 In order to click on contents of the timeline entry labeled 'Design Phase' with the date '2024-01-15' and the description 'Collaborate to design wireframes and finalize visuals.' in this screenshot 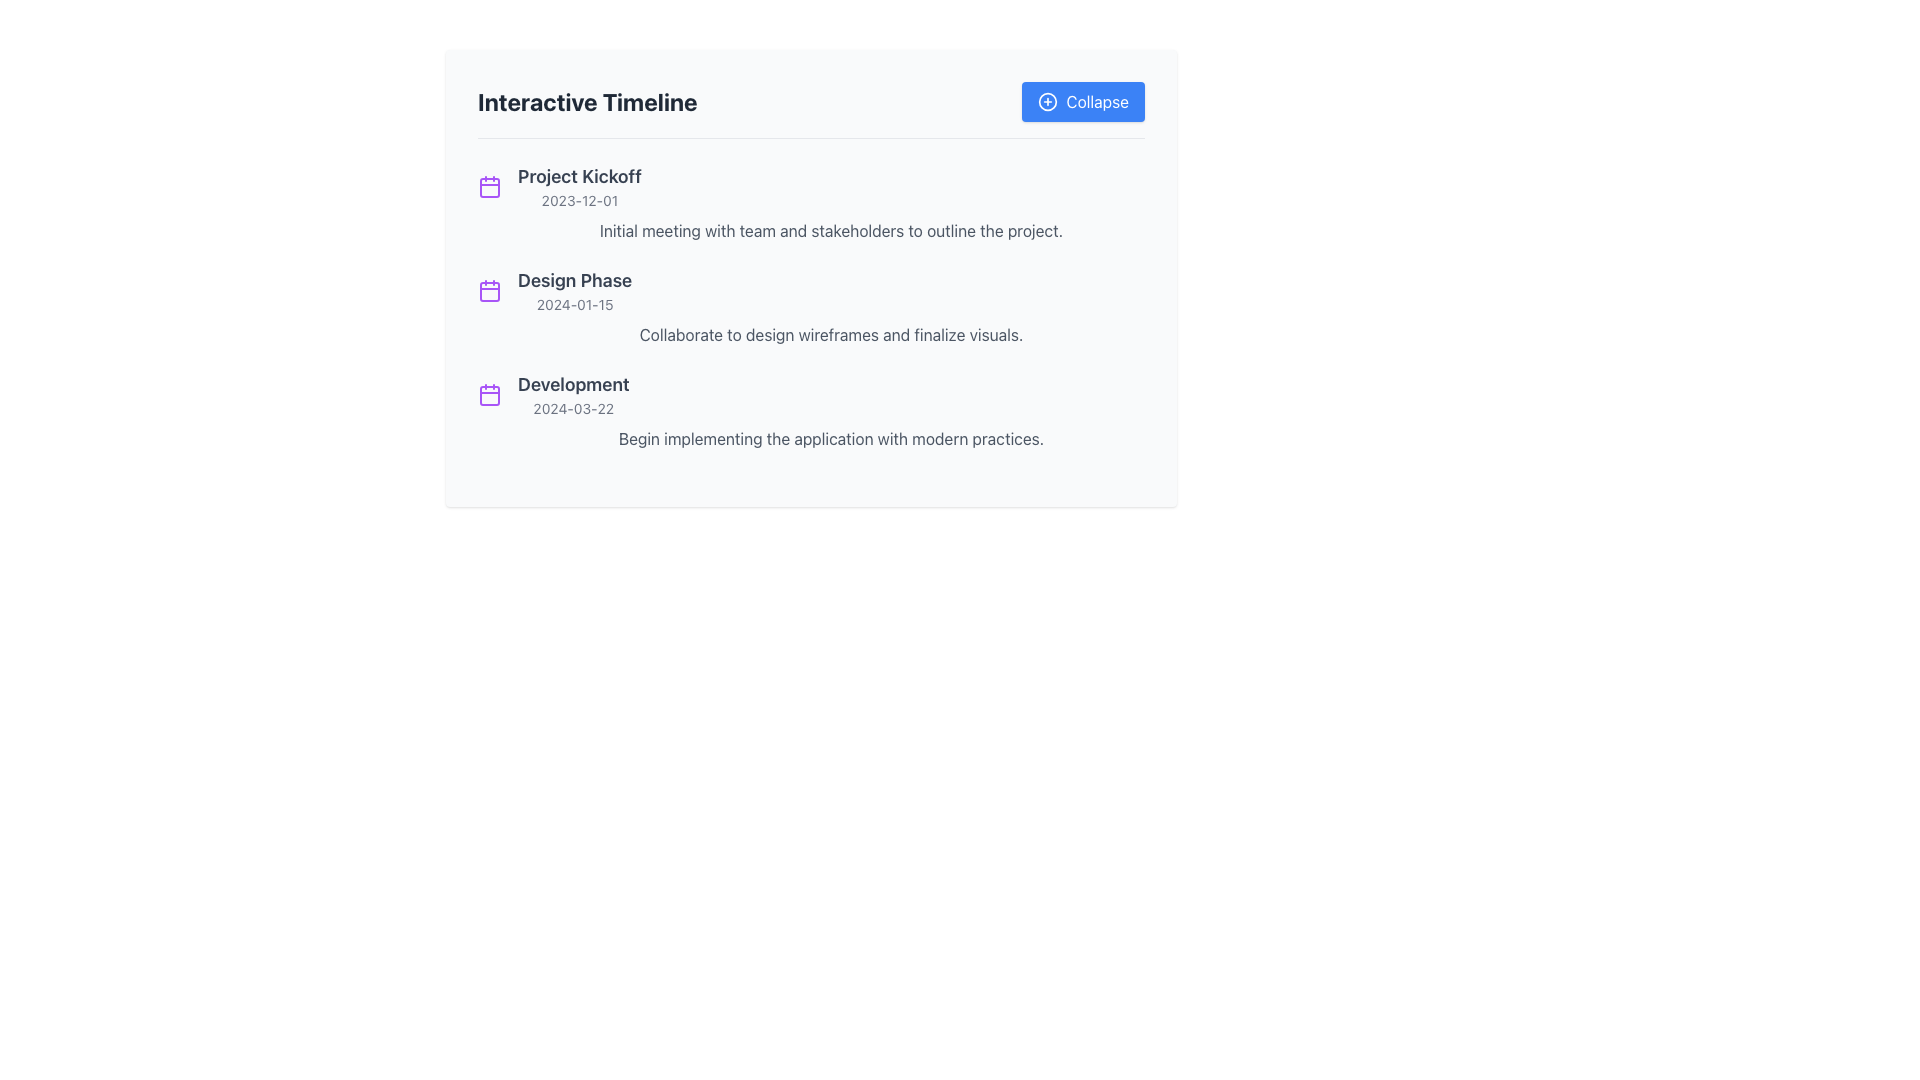, I will do `click(811, 307)`.